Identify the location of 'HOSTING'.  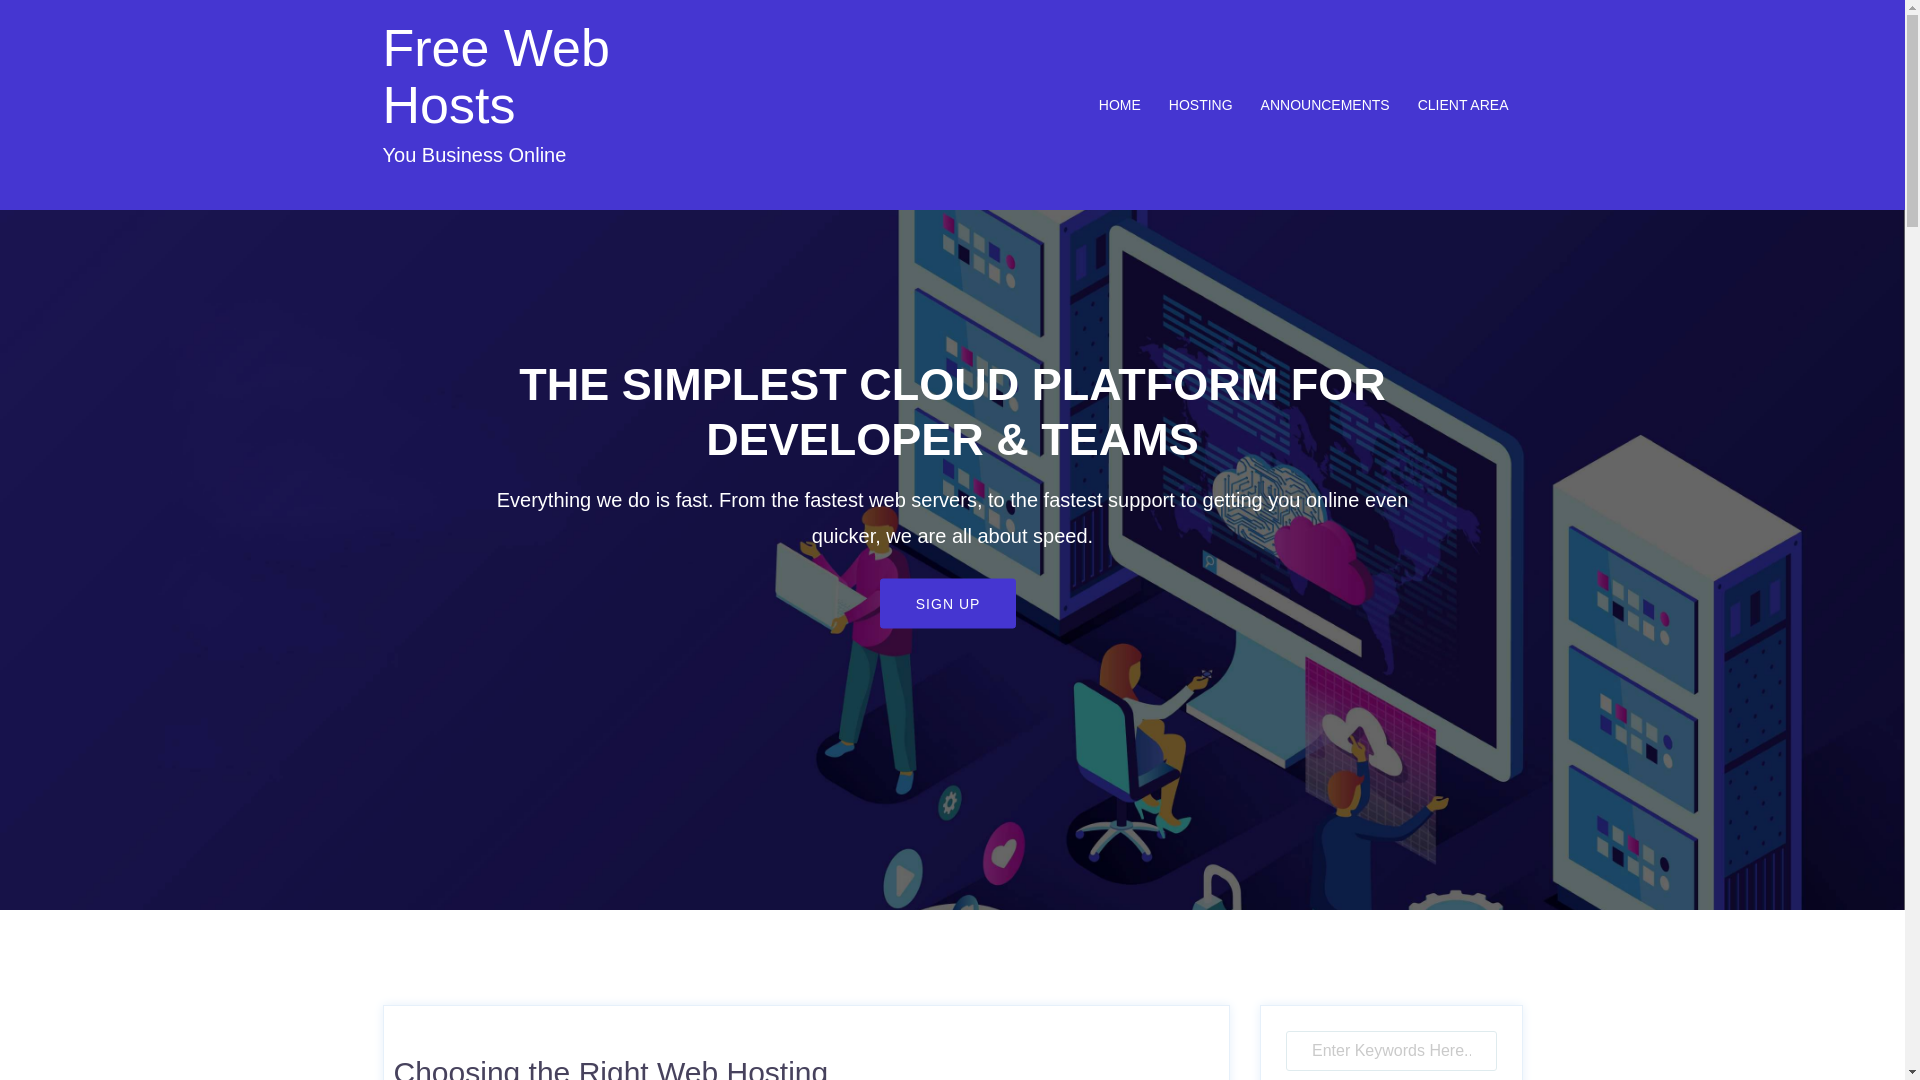
(1200, 105).